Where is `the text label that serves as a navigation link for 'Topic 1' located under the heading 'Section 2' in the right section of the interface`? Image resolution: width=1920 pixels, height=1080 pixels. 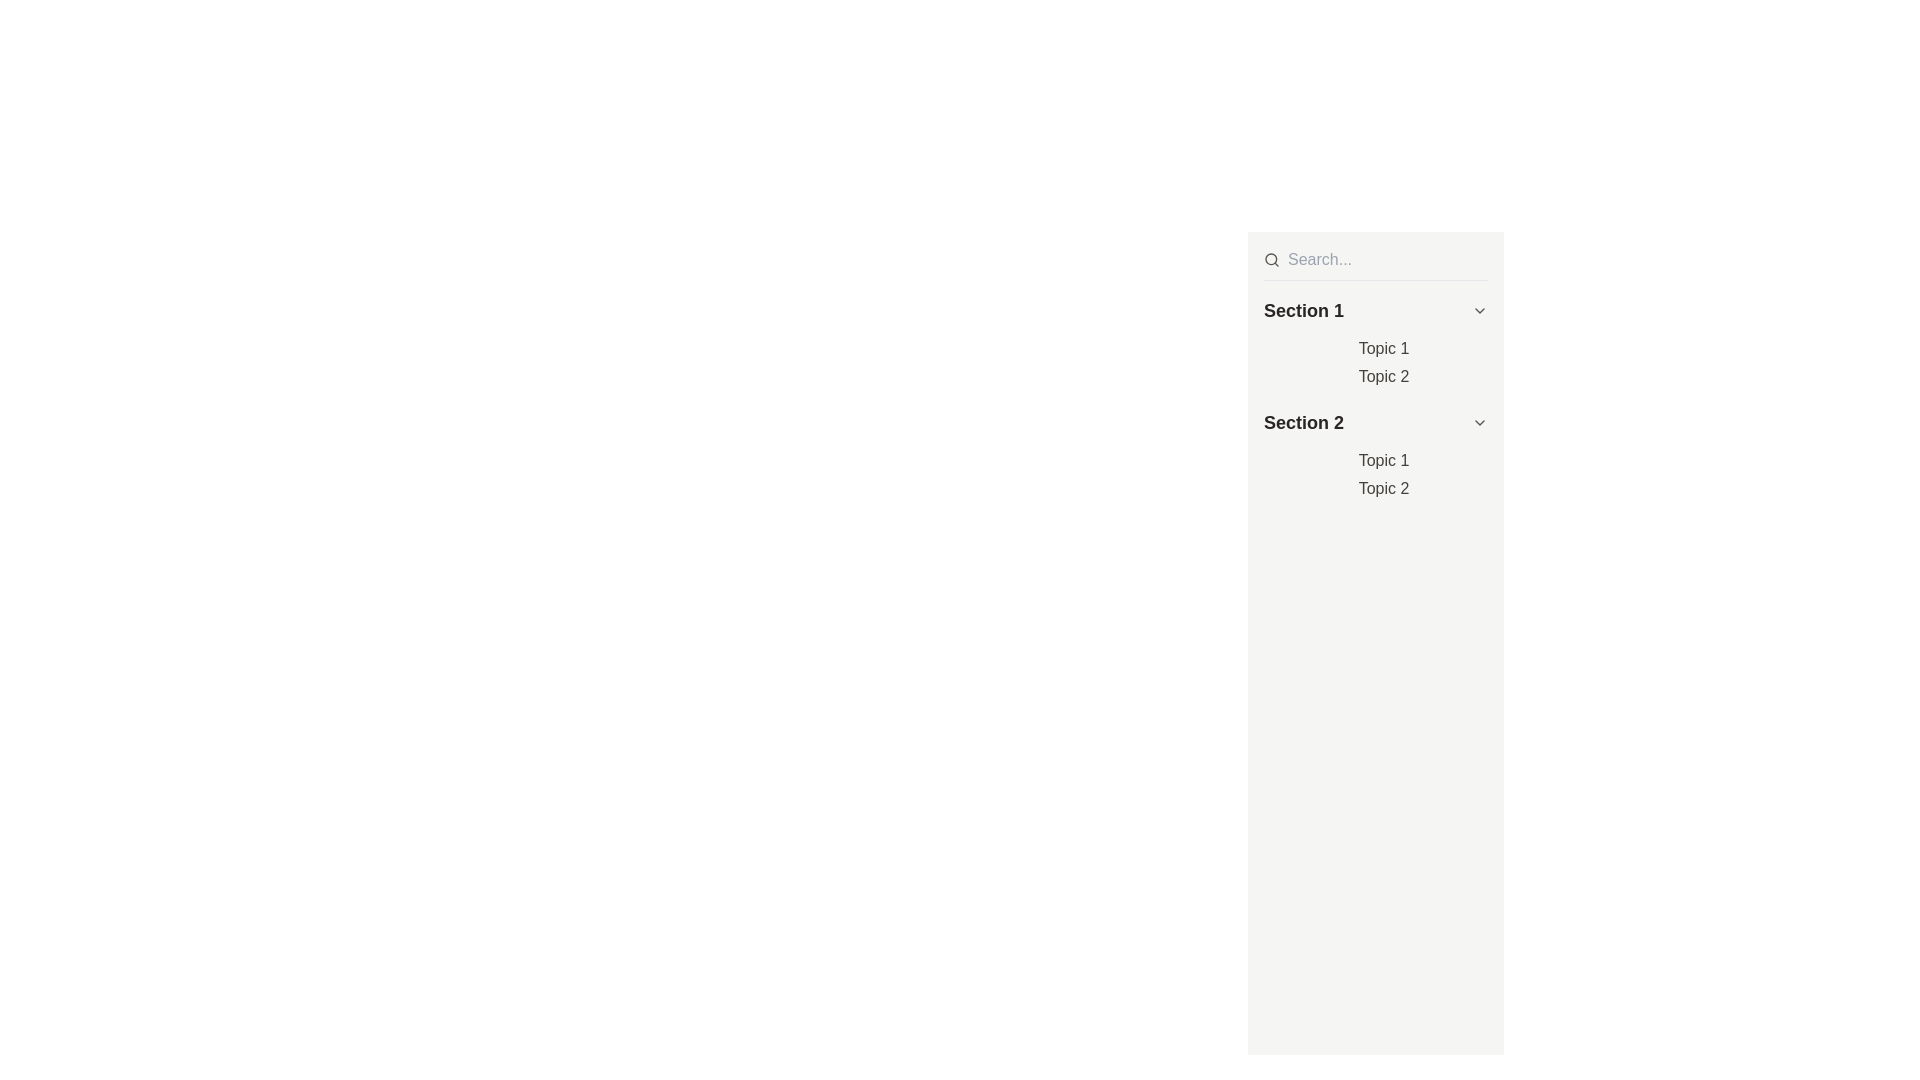
the text label that serves as a navigation link for 'Topic 1' located under the heading 'Section 2' in the right section of the interface is located at coordinates (1382, 461).